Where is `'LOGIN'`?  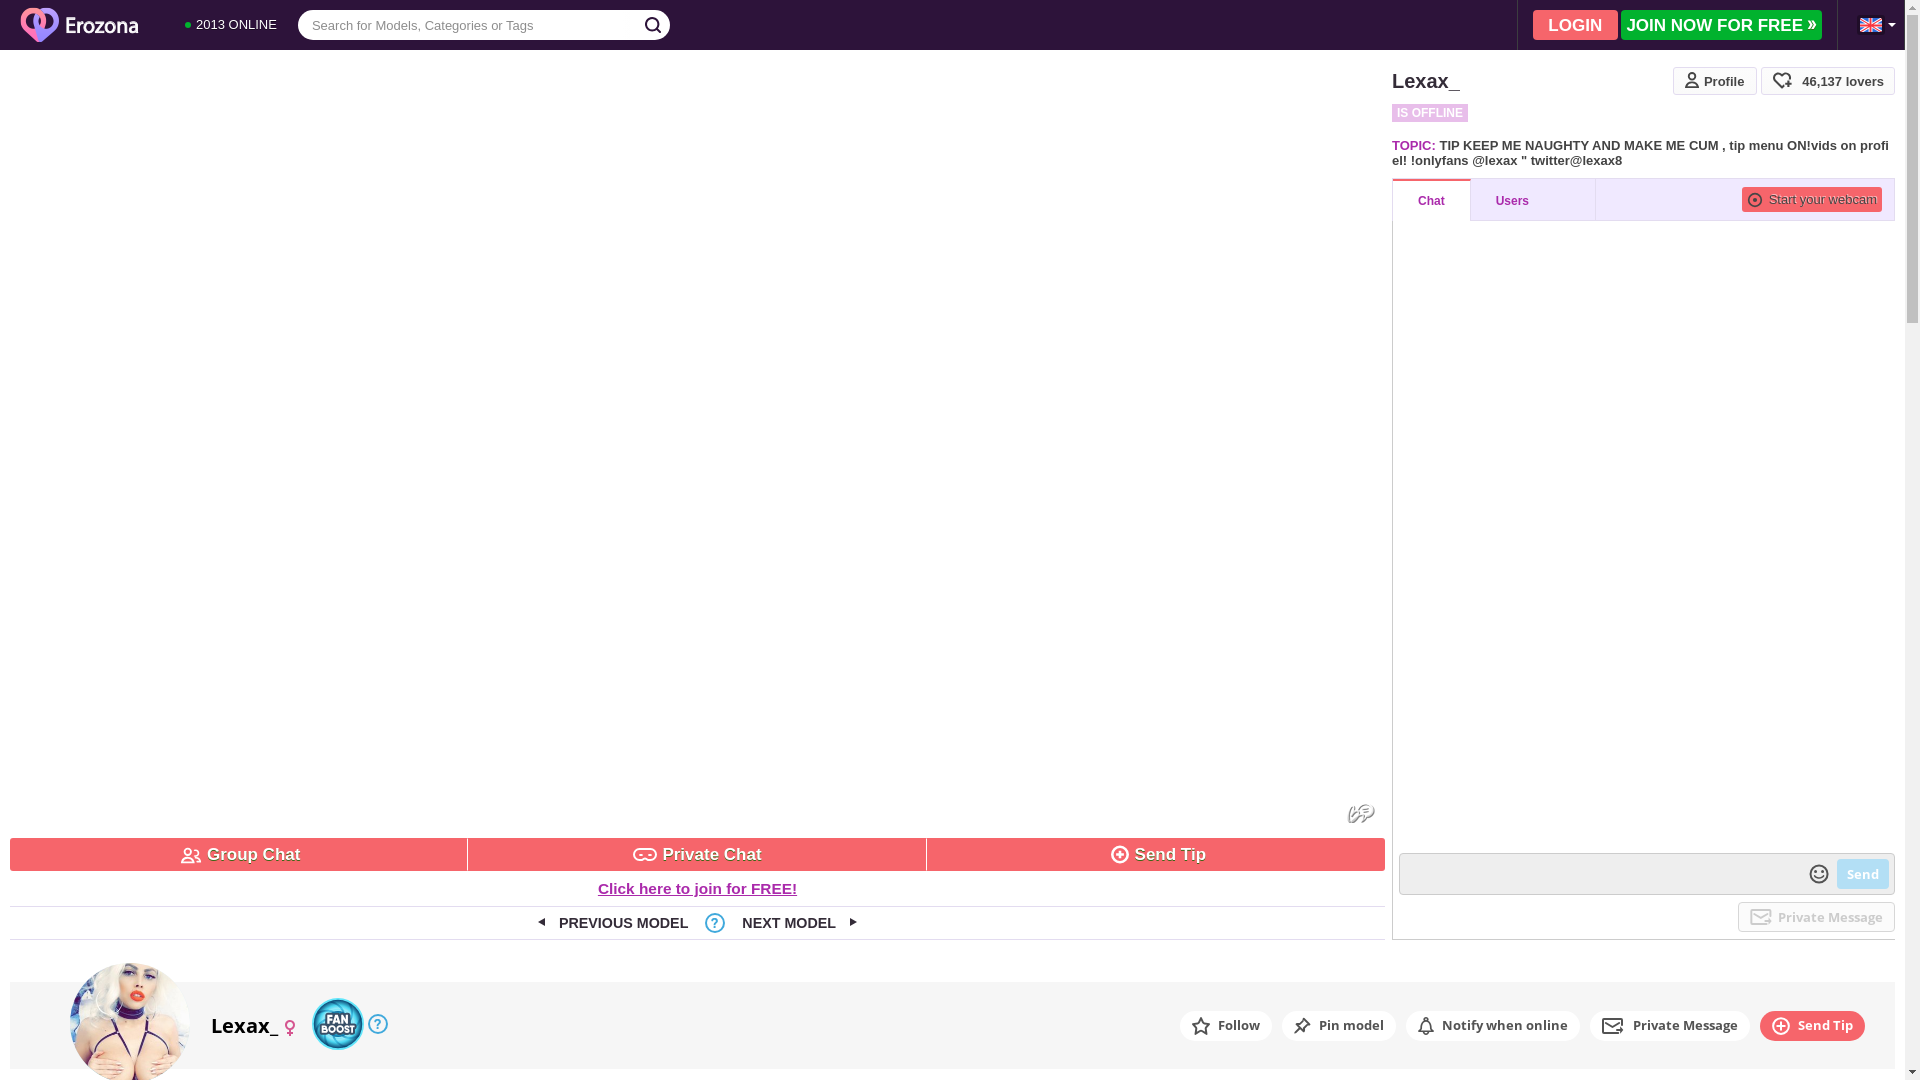
'LOGIN' is located at coordinates (1574, 24).